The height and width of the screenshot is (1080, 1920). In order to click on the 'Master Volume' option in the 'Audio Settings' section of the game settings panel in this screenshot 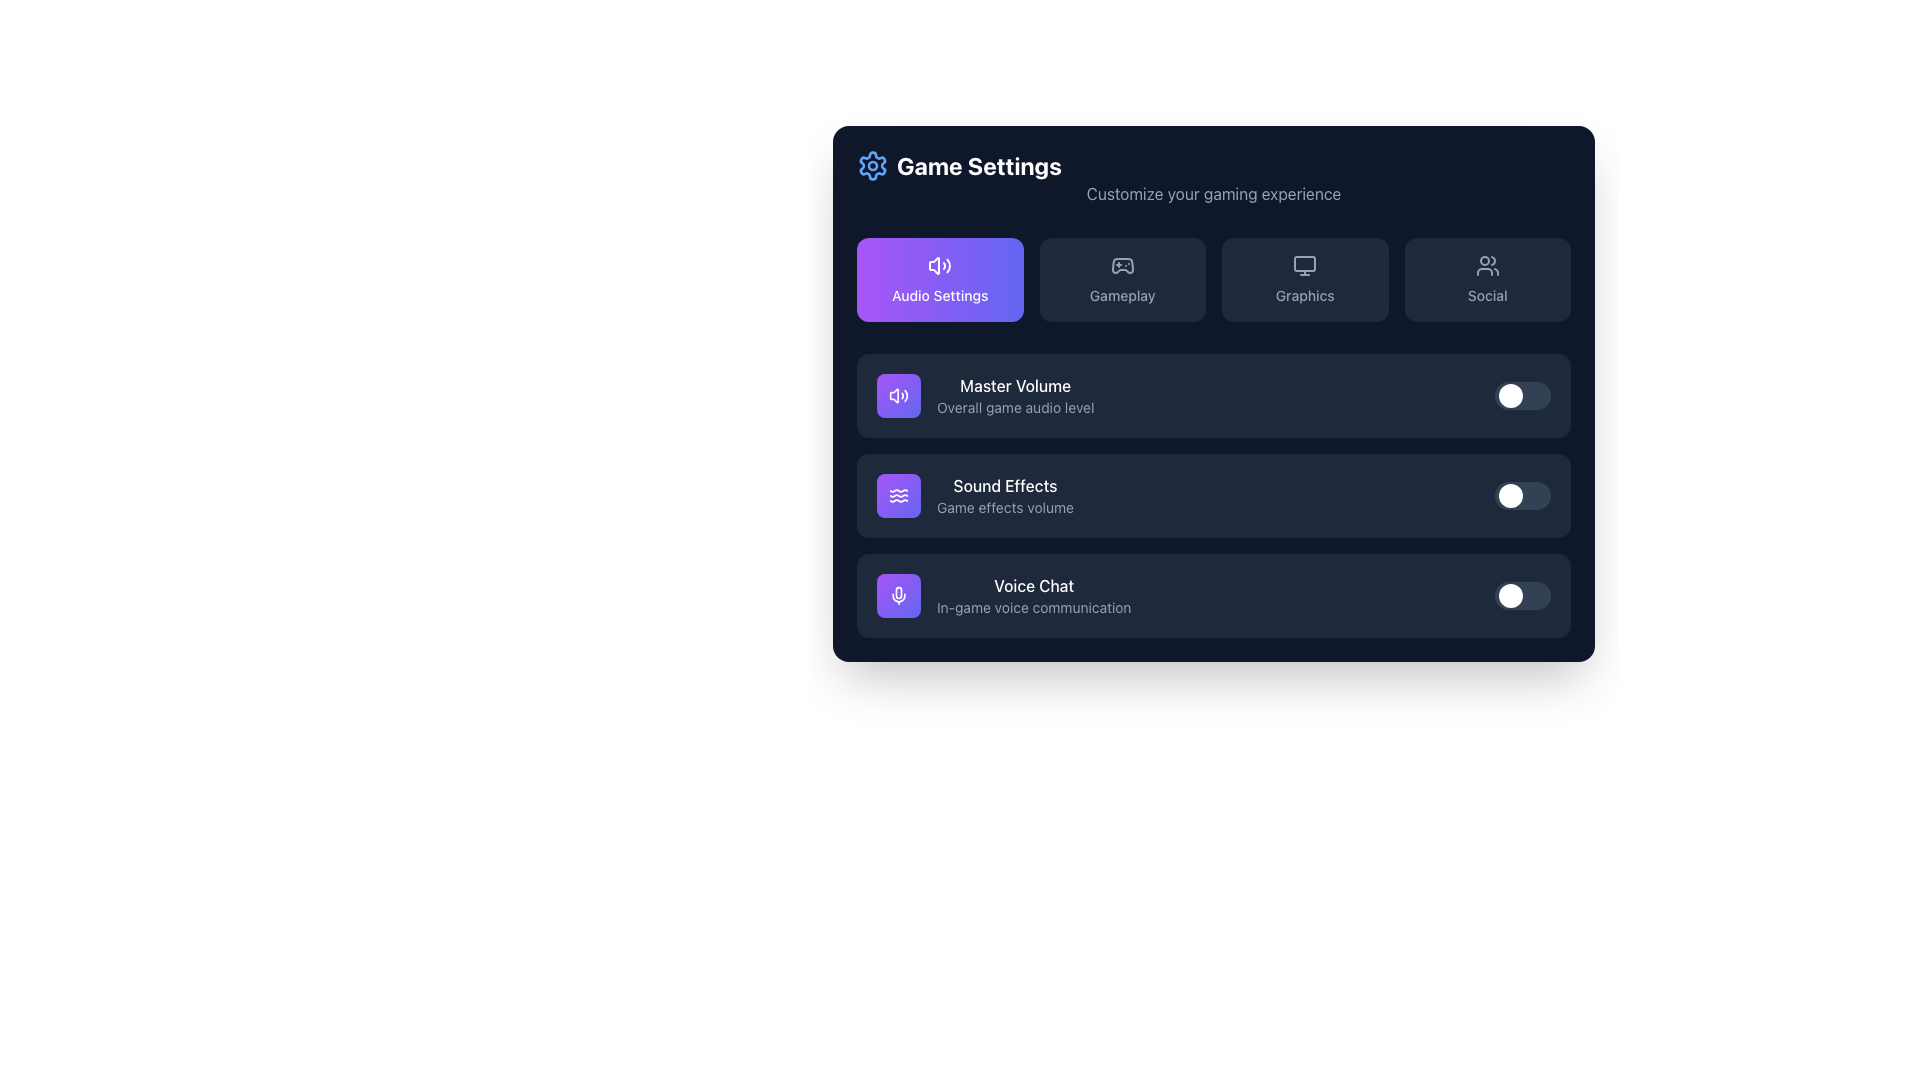, I will do `click(1213, 396)`.